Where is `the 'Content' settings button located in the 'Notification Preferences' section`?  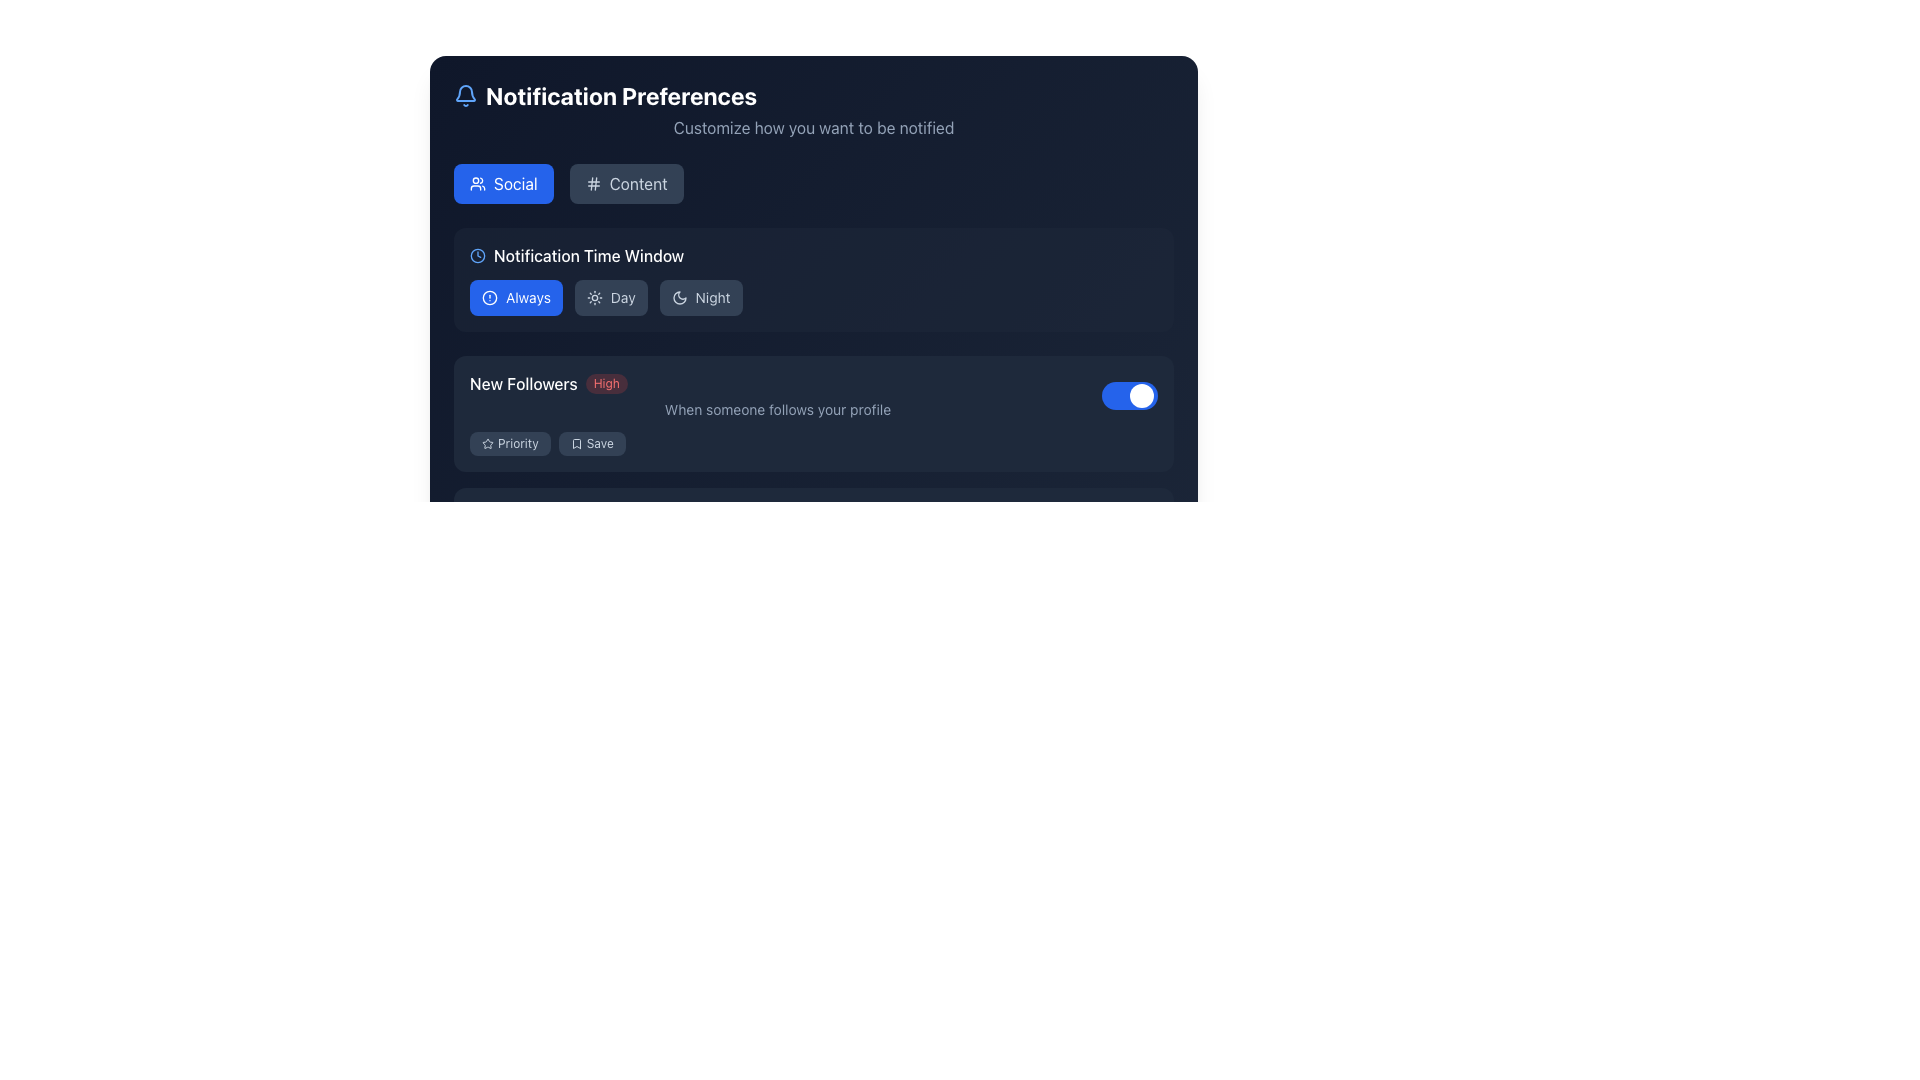
the 'Content' settings button located in the 'Notification Preferences' section is located at coordinates (625, 184).